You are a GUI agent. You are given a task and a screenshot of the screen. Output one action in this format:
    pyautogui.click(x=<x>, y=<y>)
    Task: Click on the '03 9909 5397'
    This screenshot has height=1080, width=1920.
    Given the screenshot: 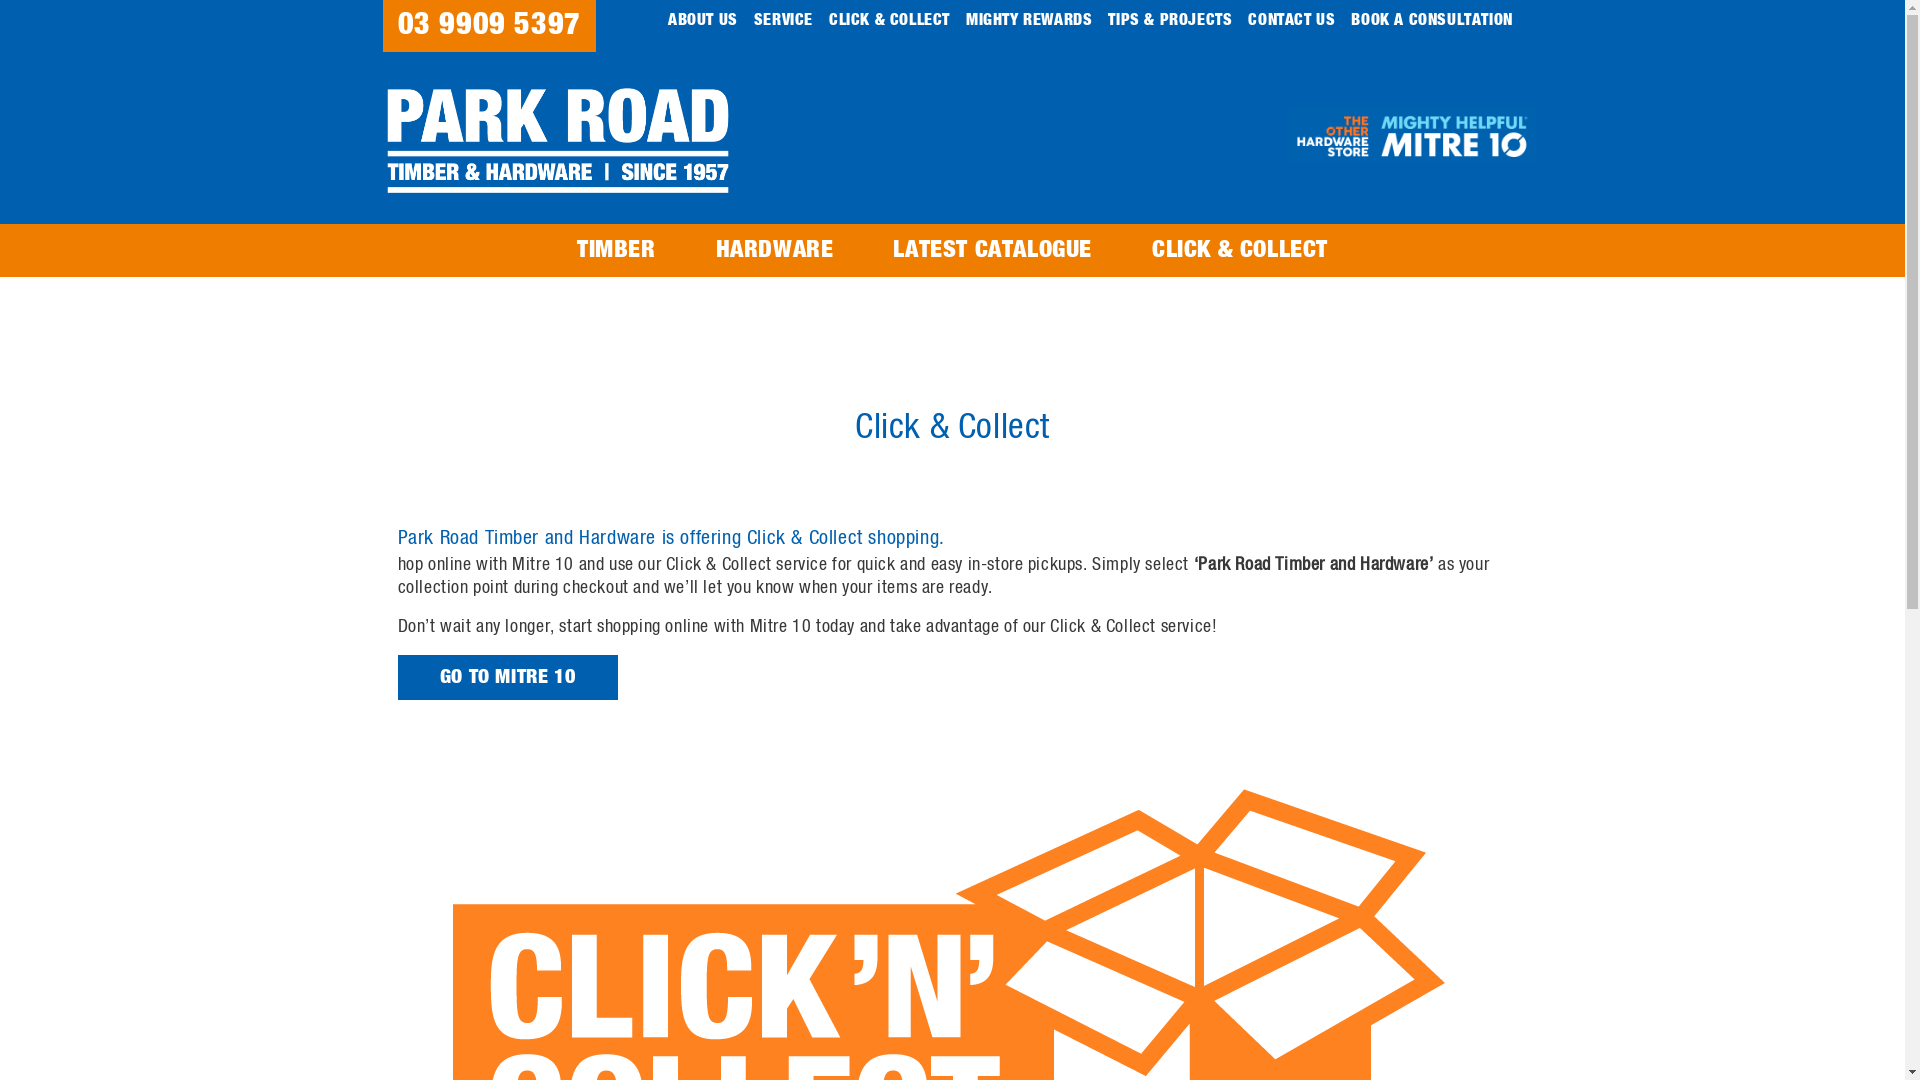 What is the action you would take?
    pyautogui.click(x=488, y=26)
    